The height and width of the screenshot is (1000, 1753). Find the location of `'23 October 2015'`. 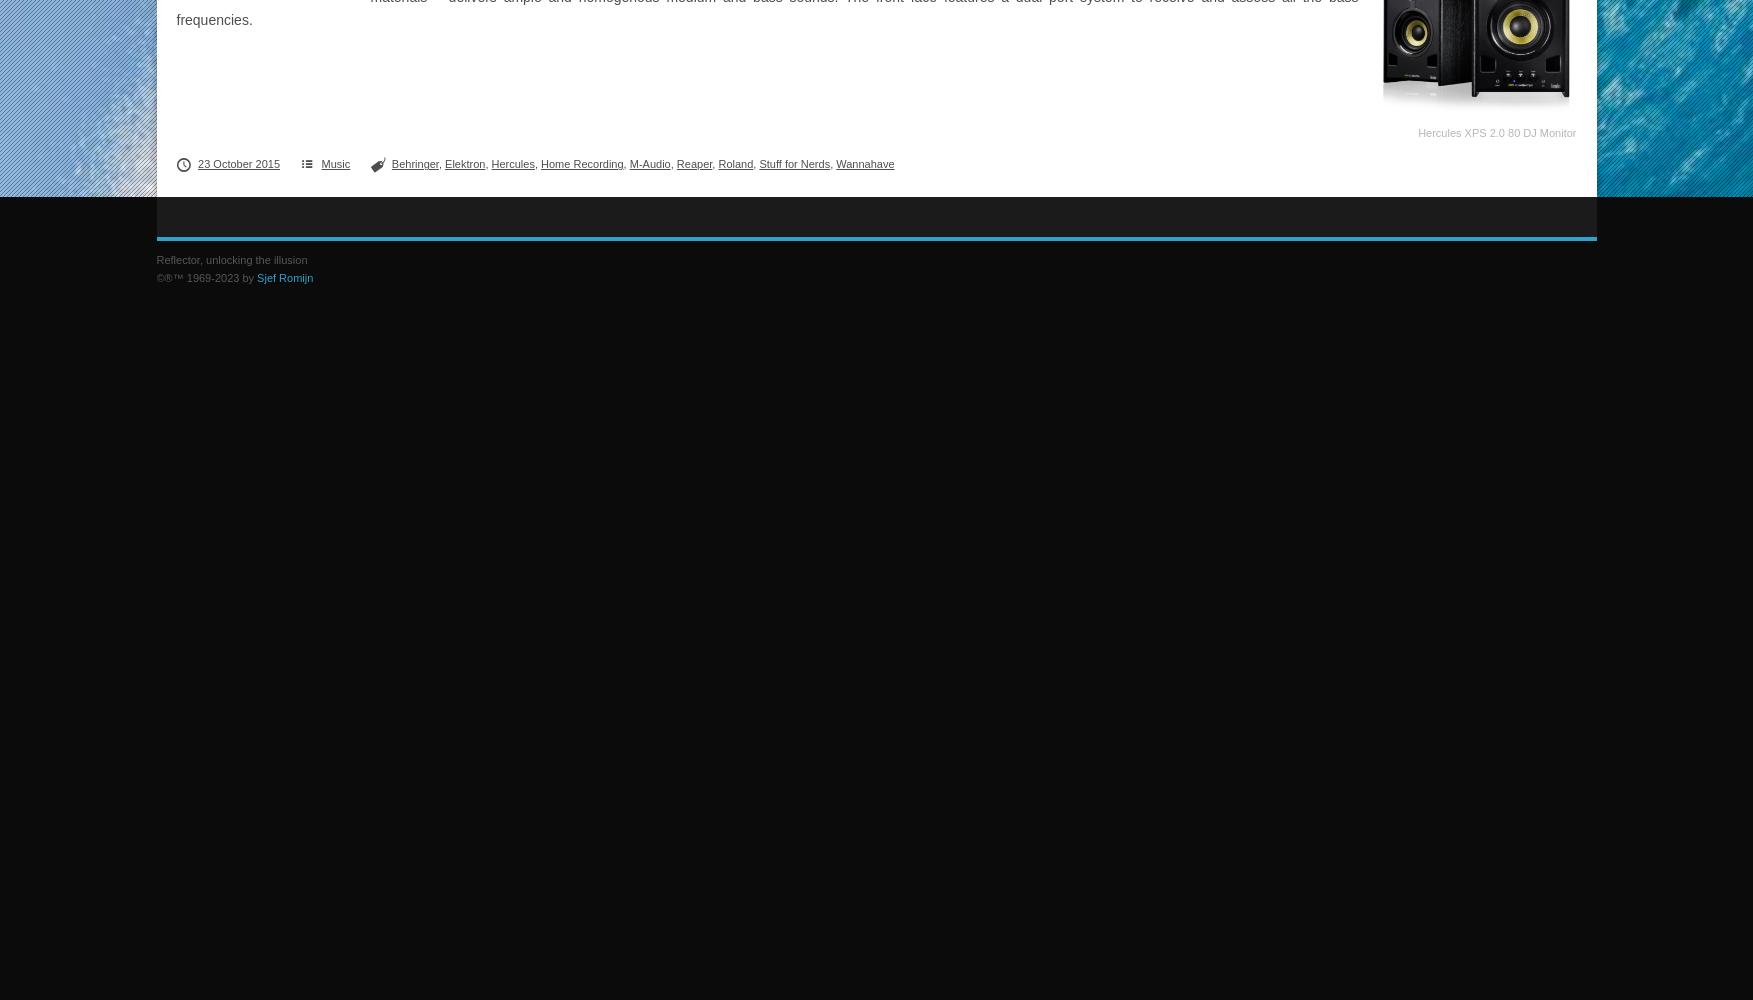

'23 October 2015' is located at coordinates (238, 164).